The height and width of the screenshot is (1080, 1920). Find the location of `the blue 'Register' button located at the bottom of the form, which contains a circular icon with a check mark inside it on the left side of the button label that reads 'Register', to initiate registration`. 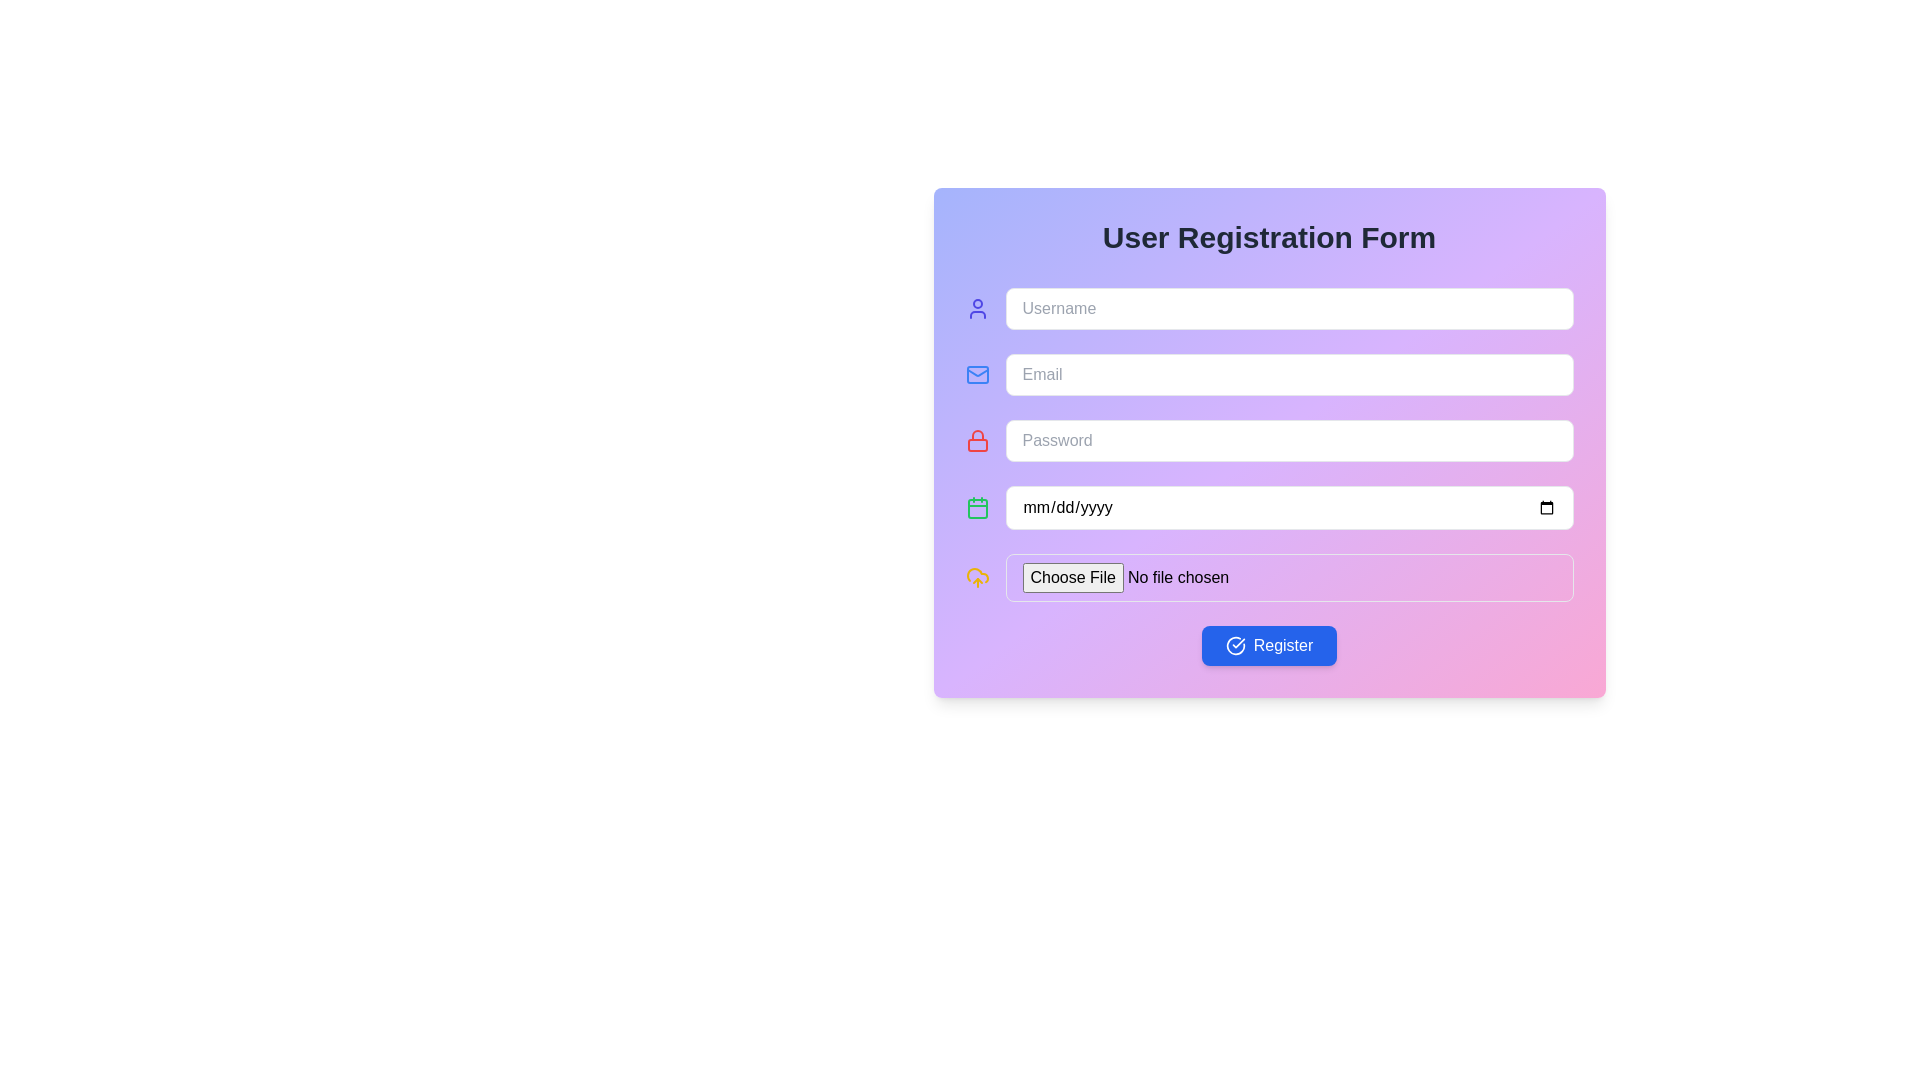

the blue 'Register' button located at the bottom of the form, which contains a circular icon with a check mark inside it on the left side of the button label that reads 'Register', to initiate registration is located at coordinates (1234, 645).